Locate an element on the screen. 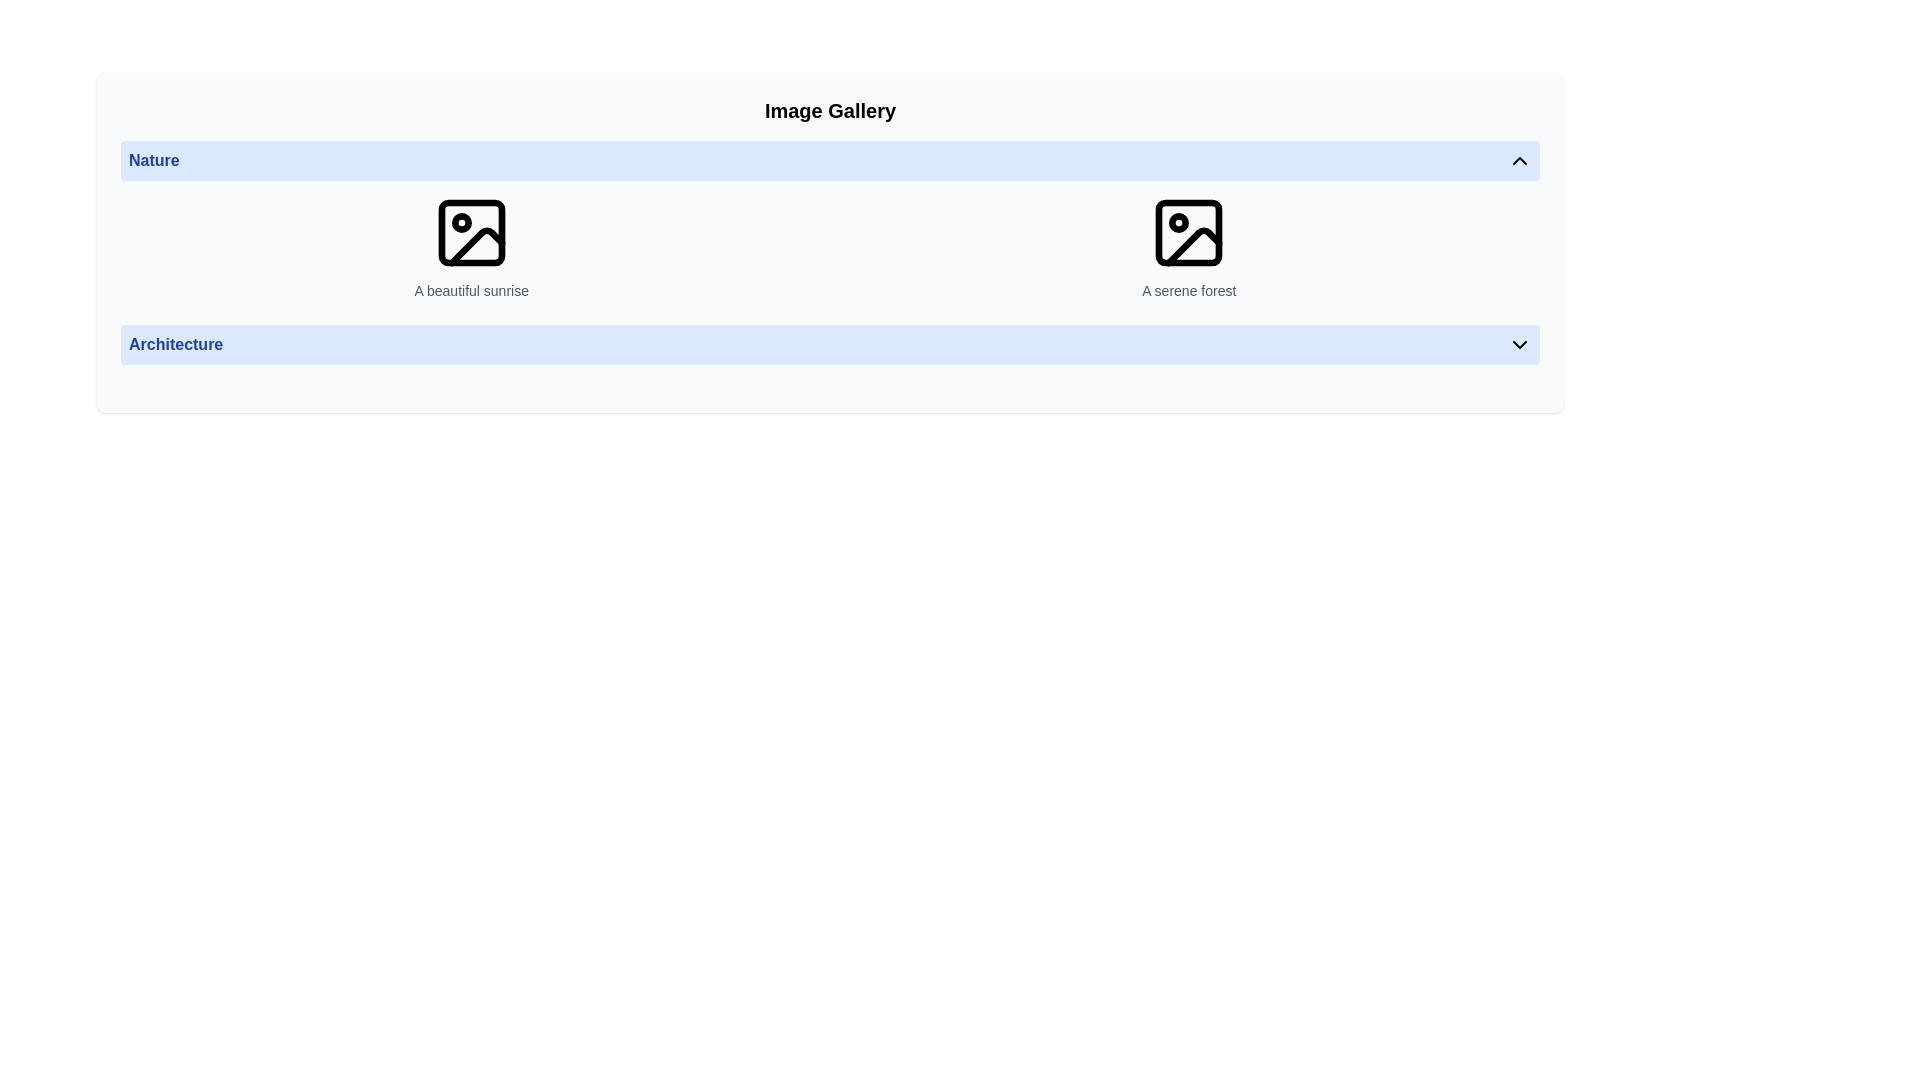  the downward-facing chevron icon located at the right end of the 'Architecture' component is located at coordinates (1520, 343).